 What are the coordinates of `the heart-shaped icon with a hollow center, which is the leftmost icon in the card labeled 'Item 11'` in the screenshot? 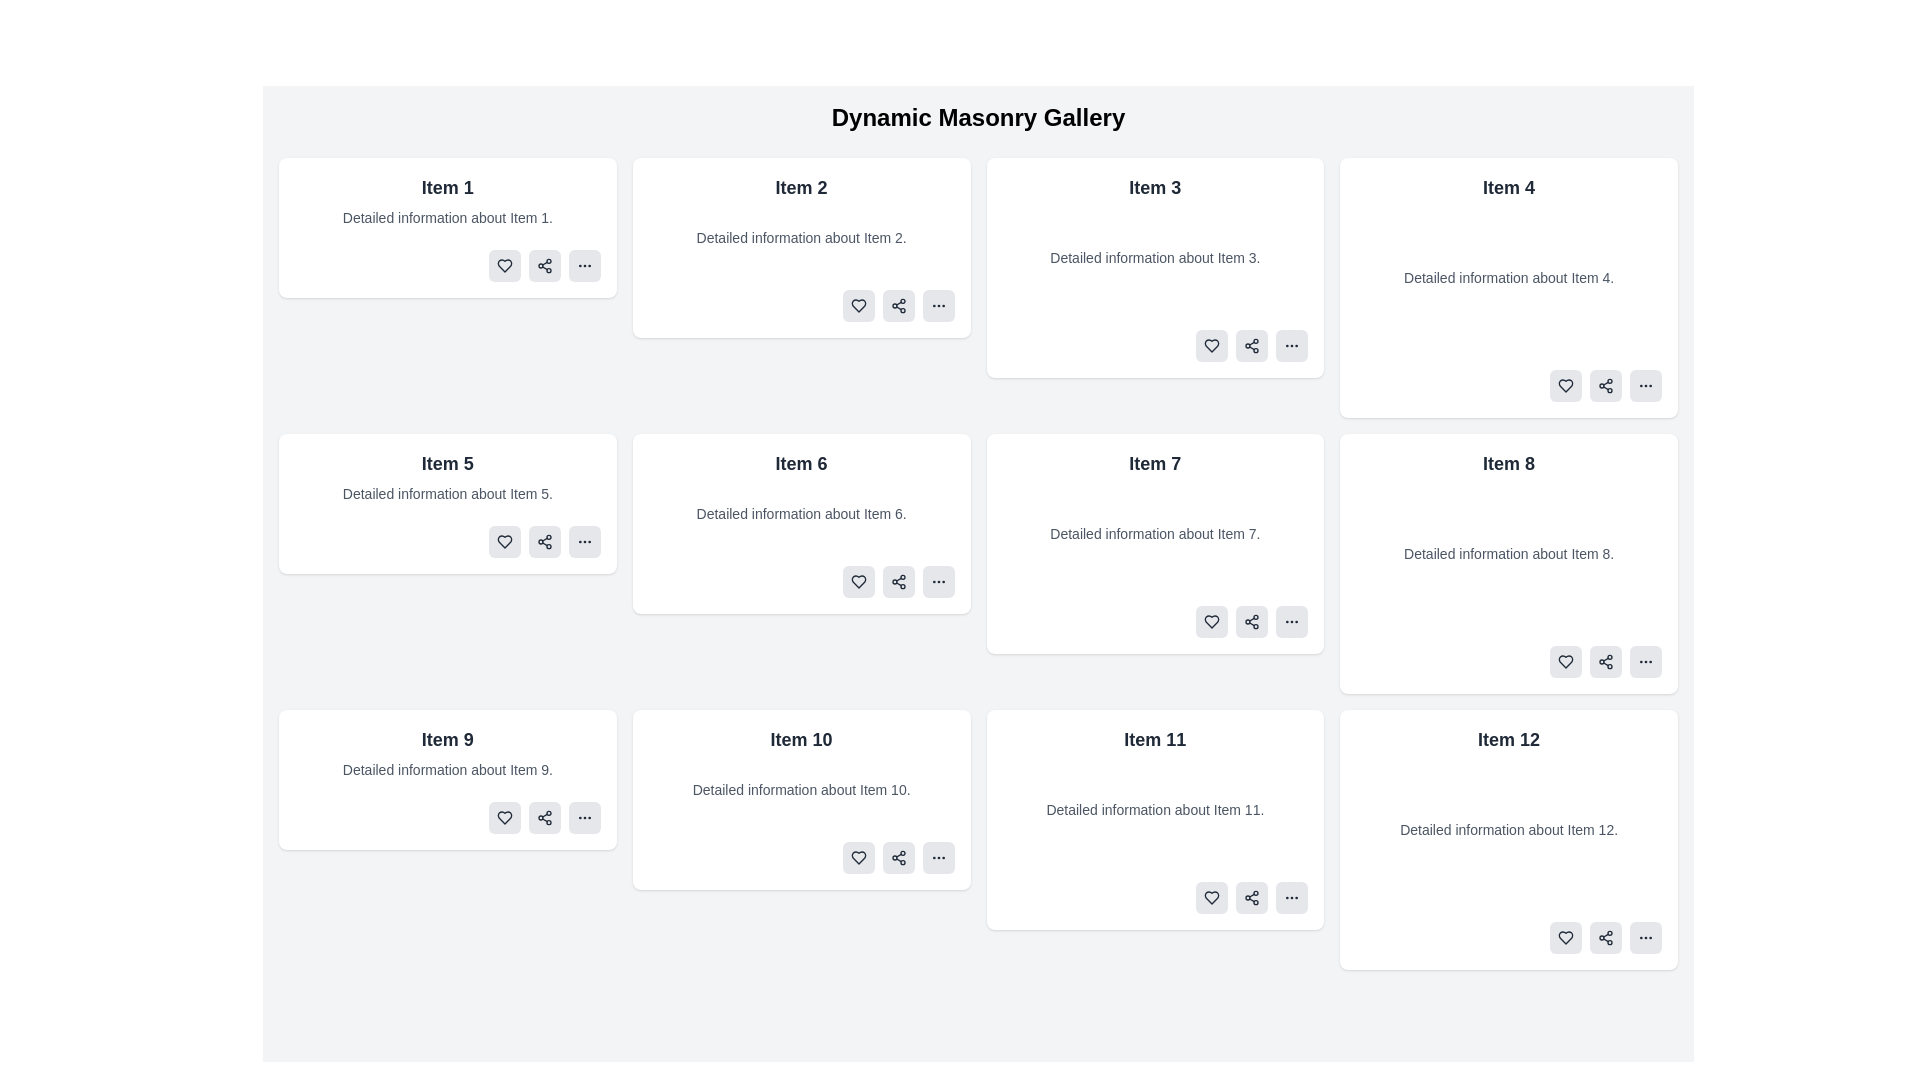 It's located at (1211, 897).